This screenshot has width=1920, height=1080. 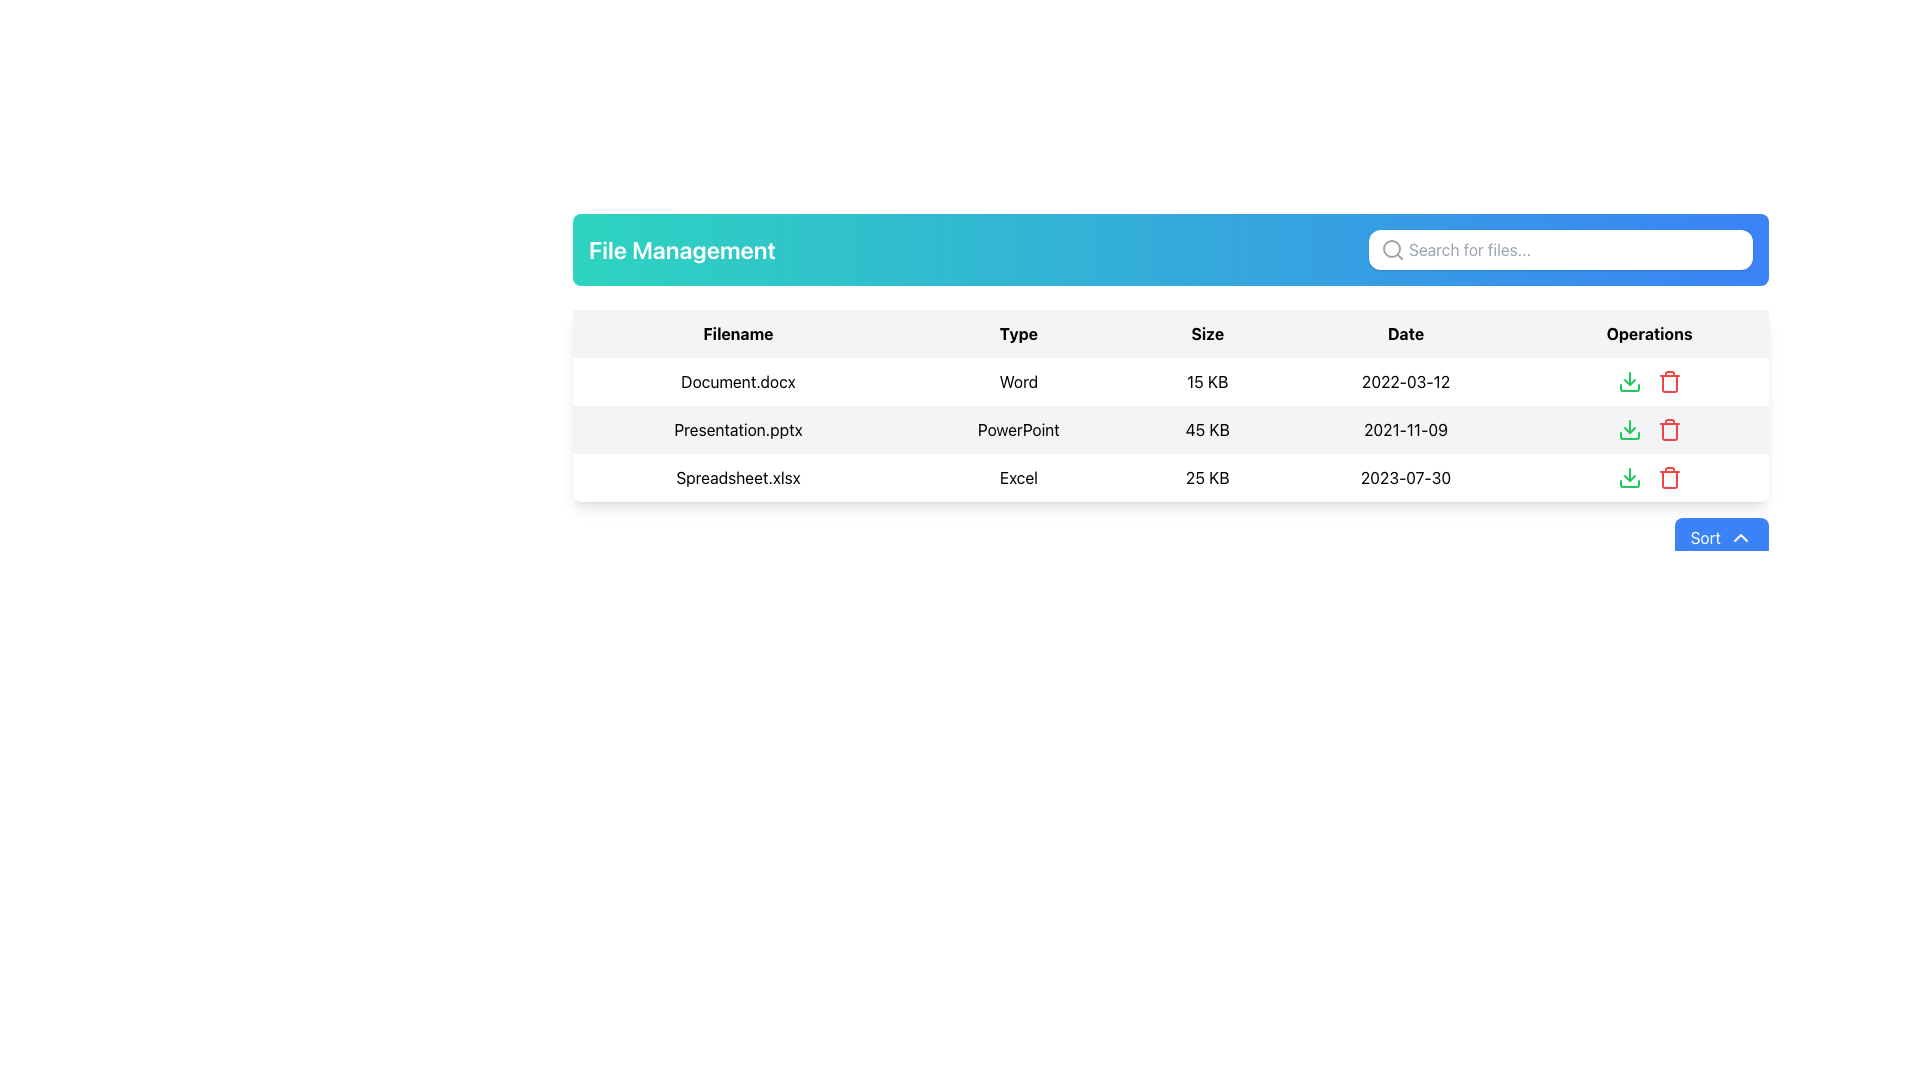 I want to click on the 'Sort' button with bold, white text on a blue background, so click(x=1720, y=536).